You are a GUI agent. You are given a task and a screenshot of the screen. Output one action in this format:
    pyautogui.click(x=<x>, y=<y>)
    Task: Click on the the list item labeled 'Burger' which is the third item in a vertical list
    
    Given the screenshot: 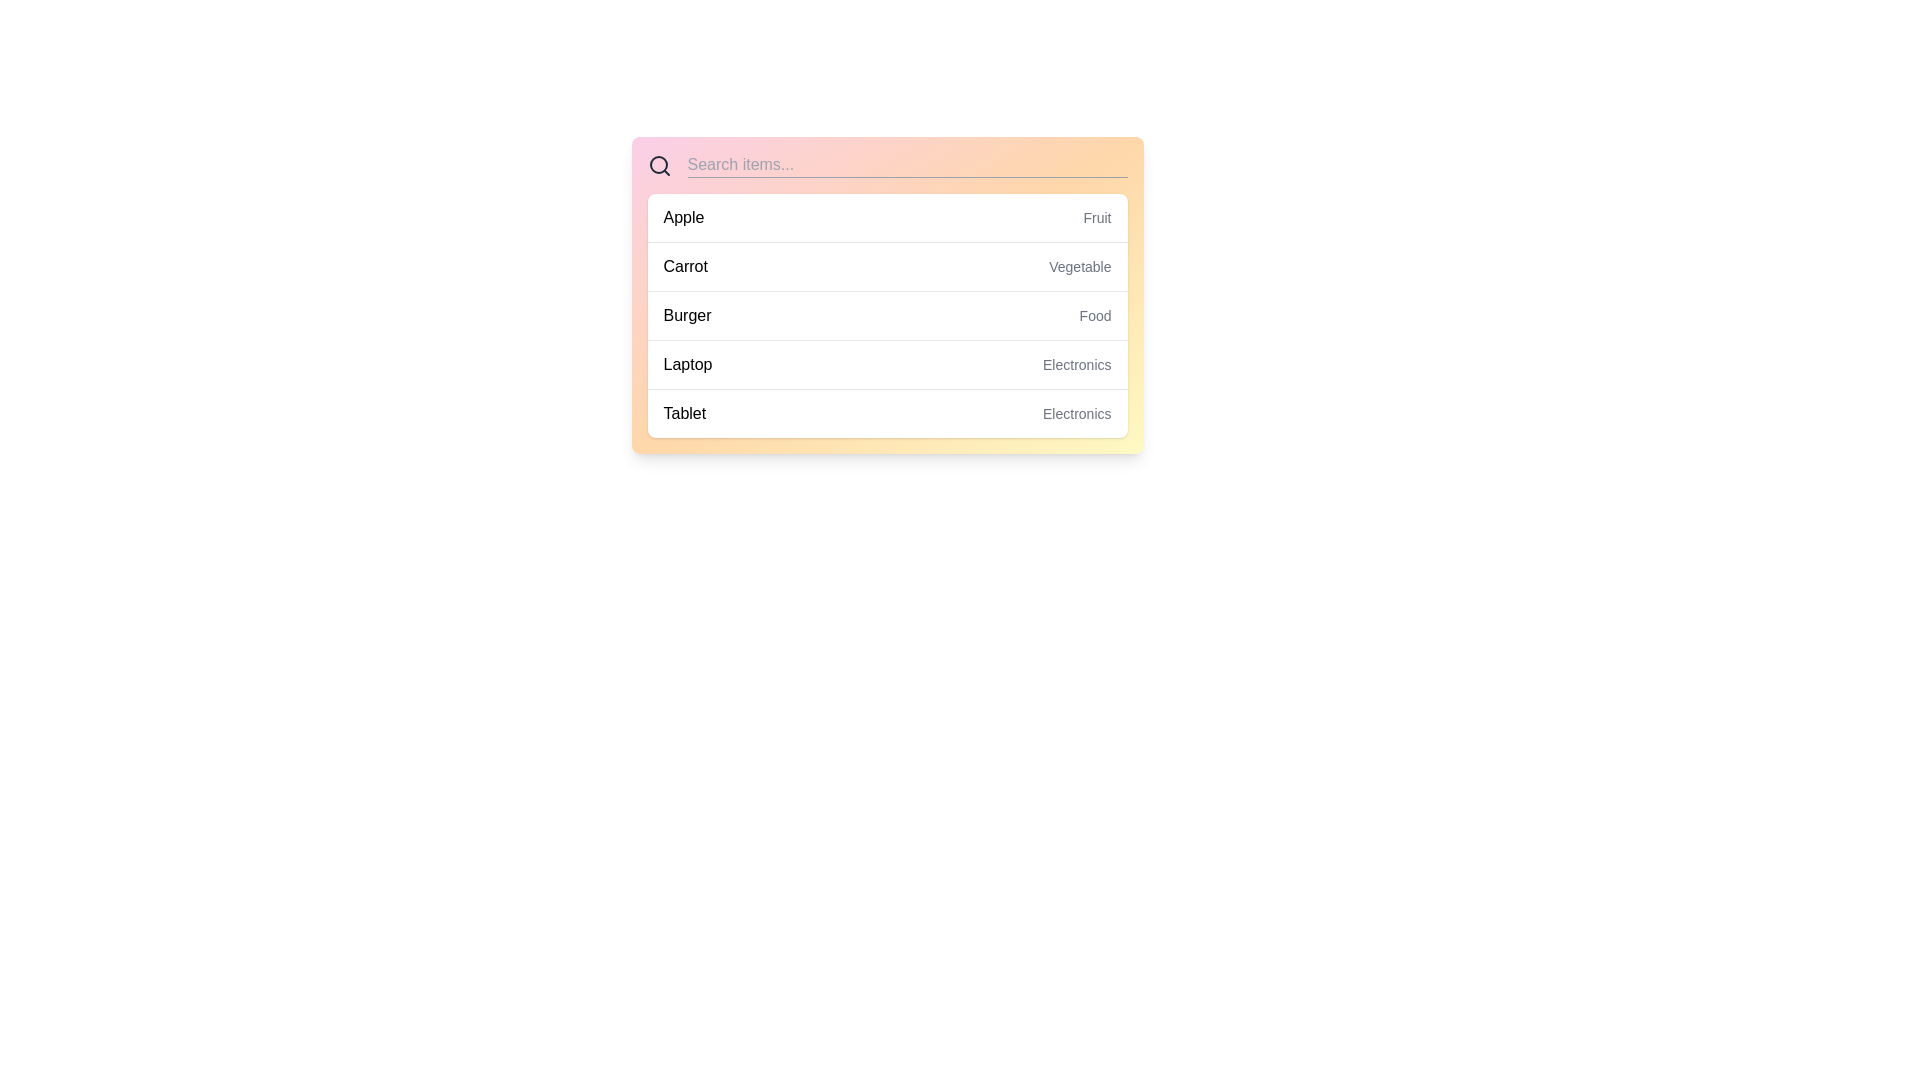 What is the action you would take?
    pyautogui.click(x=886, y=315)
    